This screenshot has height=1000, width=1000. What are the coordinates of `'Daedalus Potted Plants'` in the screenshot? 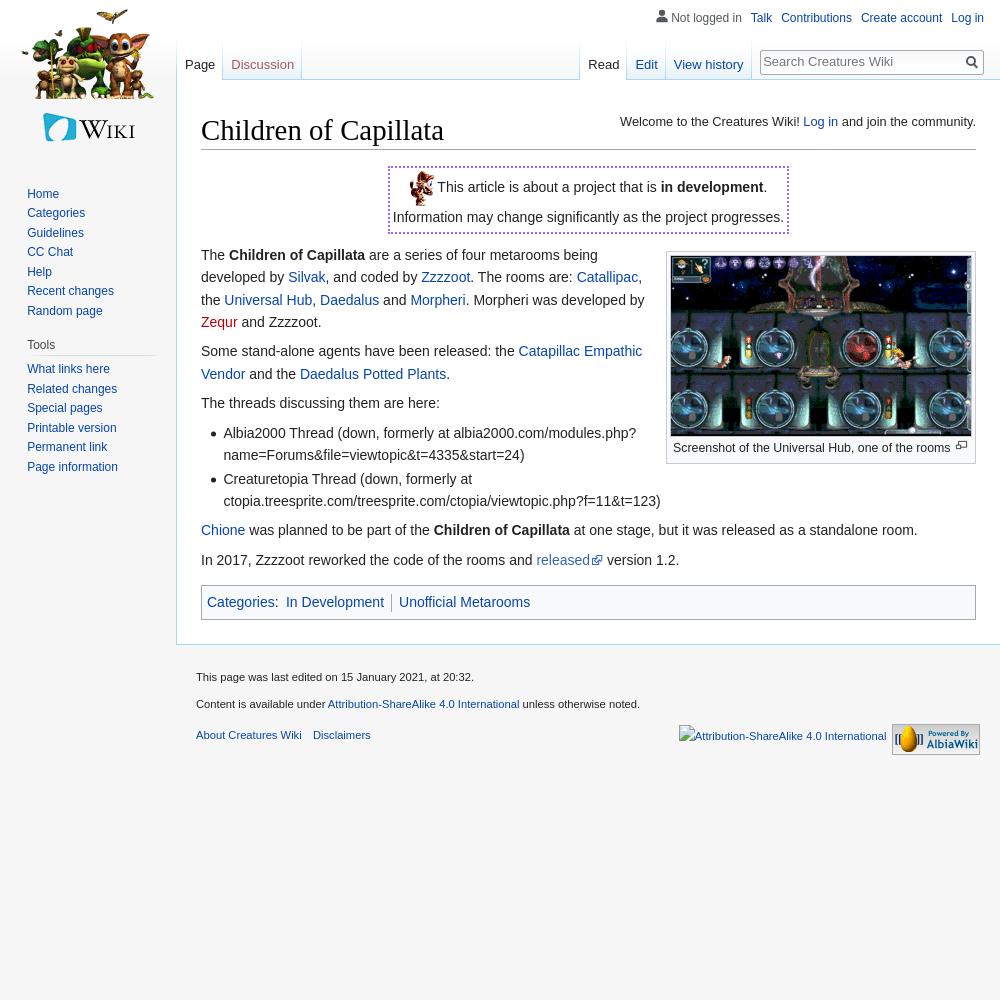 It's located at (371, 372).